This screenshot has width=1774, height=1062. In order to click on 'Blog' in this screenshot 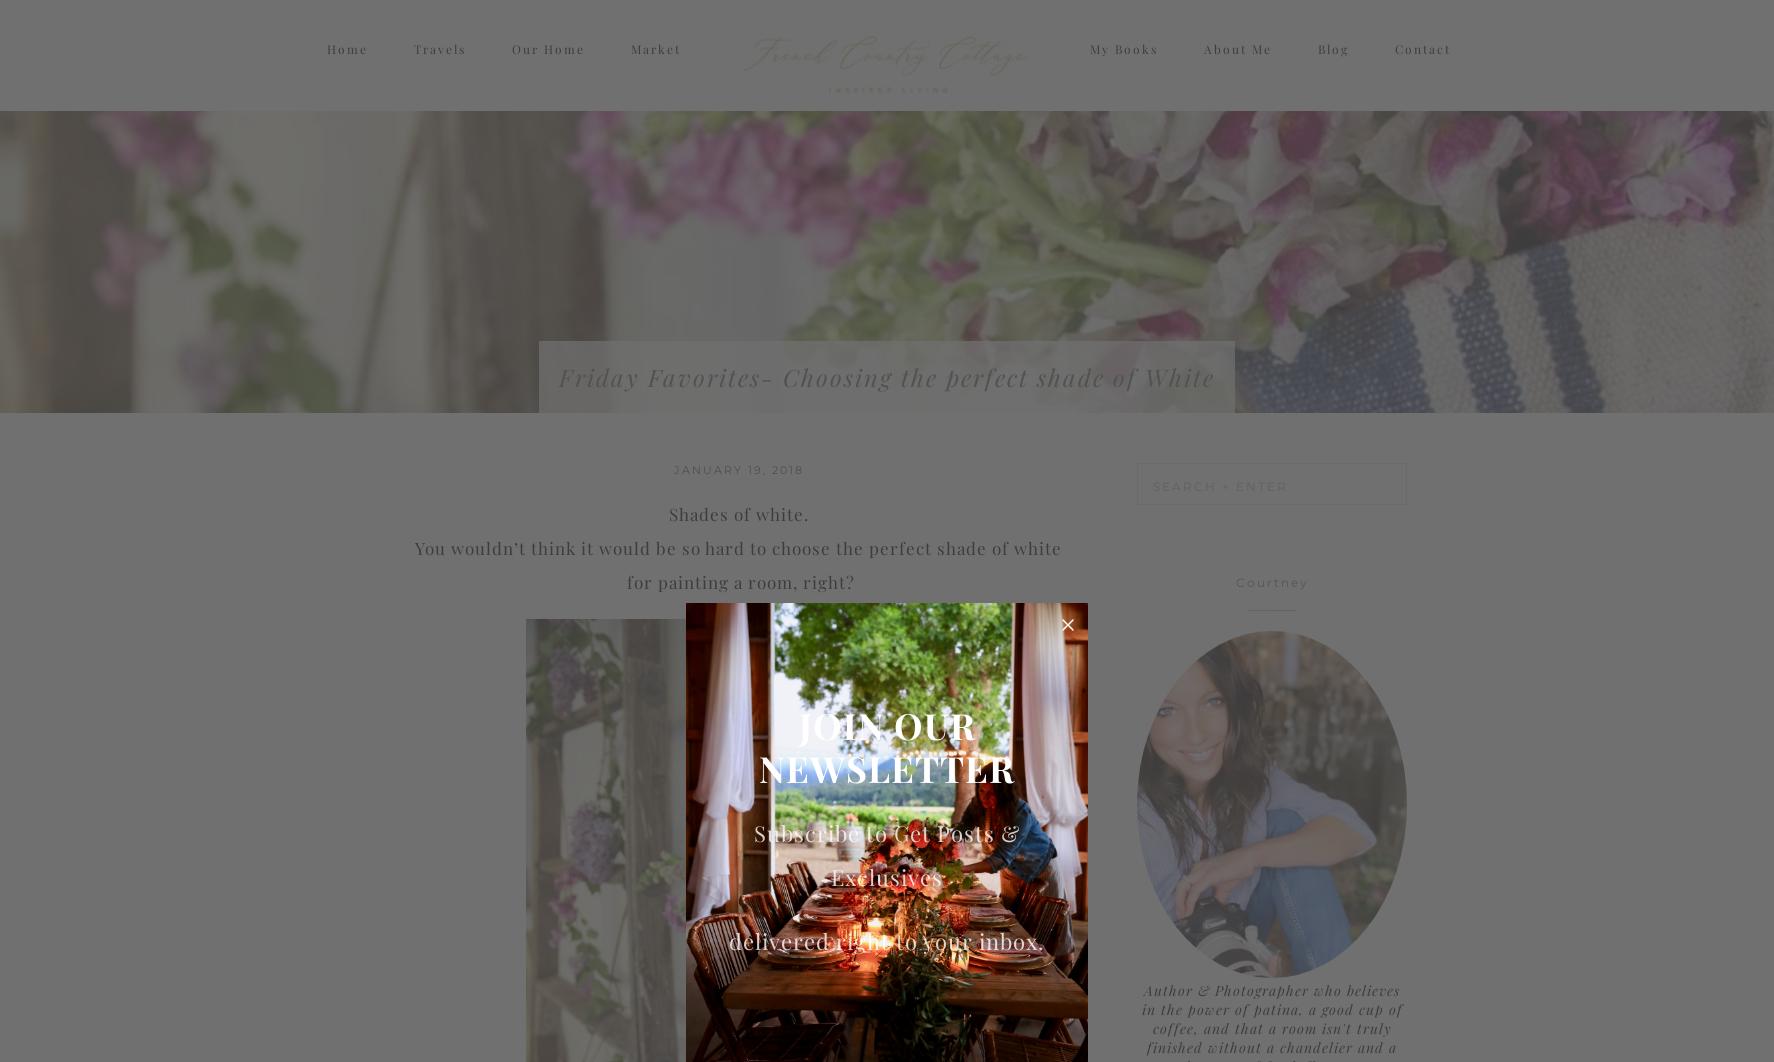, I will do `click(1332, 67)`.